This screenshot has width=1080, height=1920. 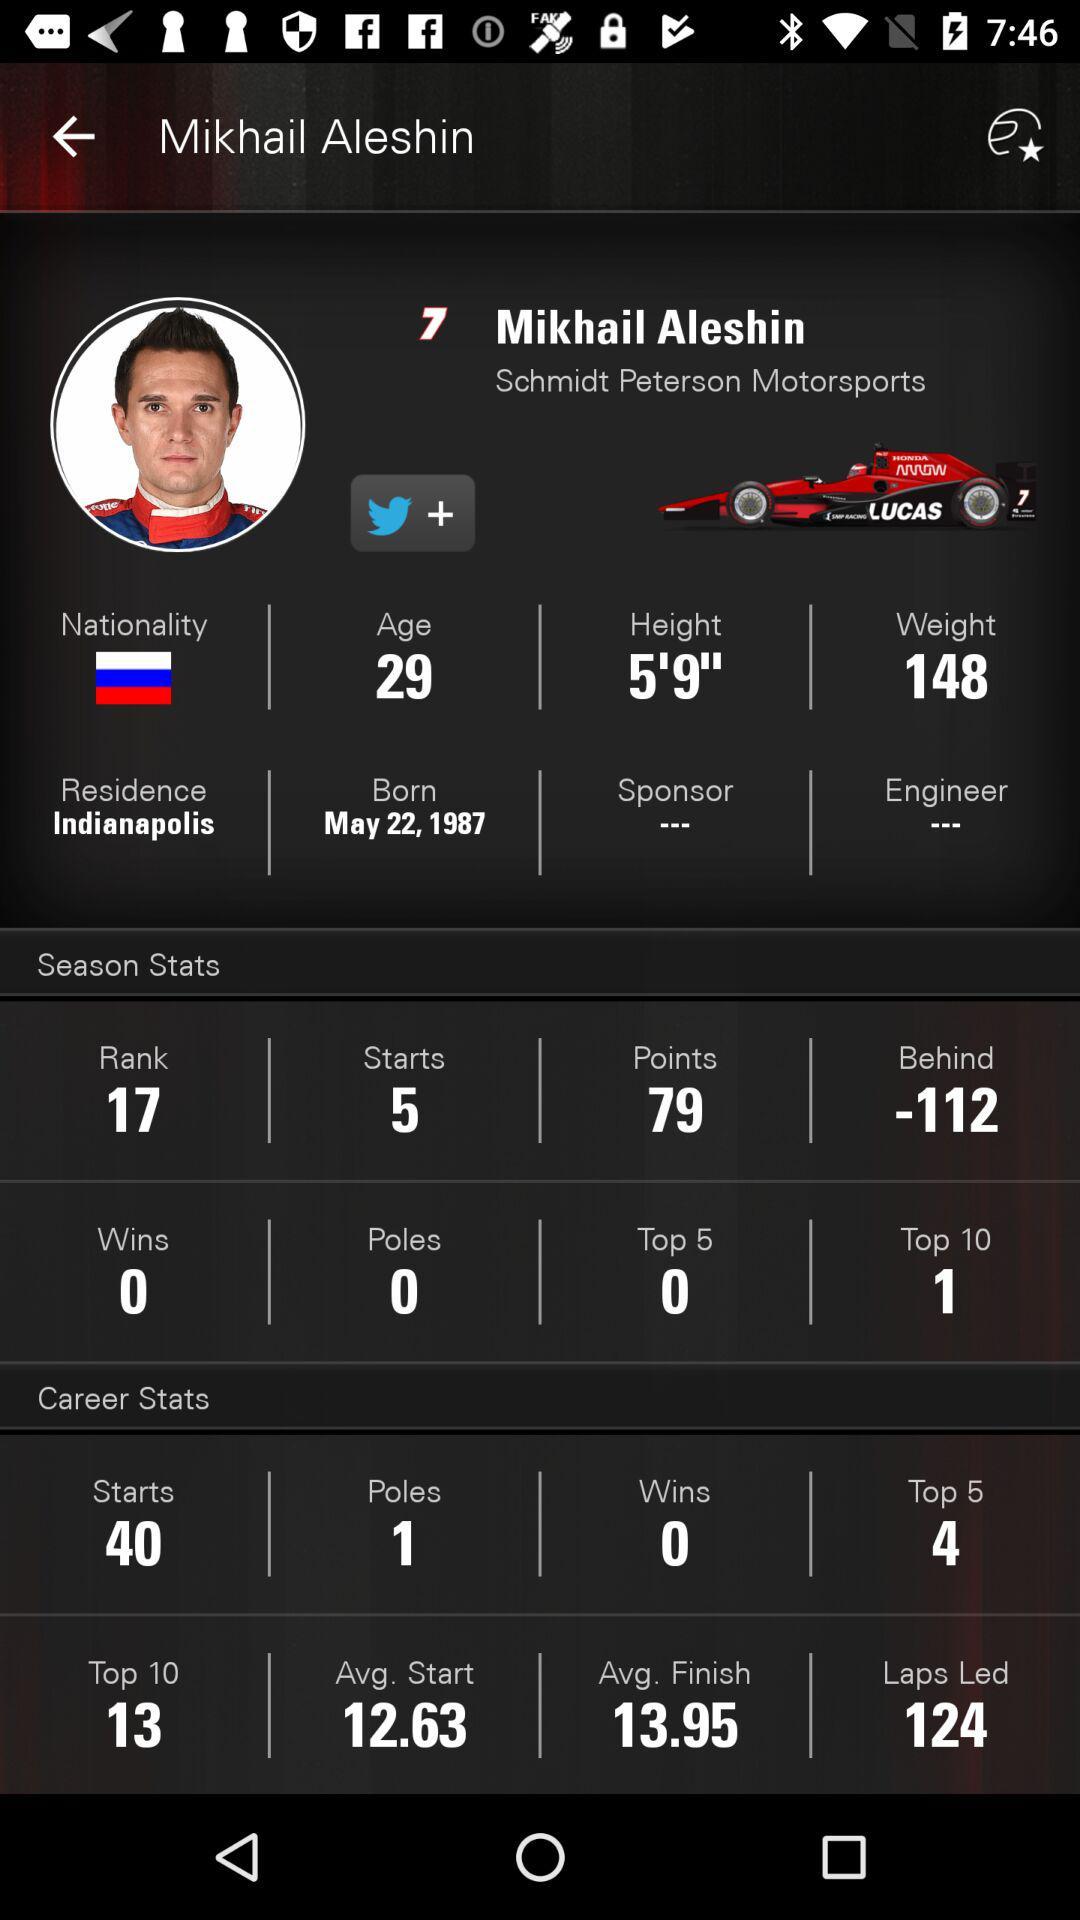 What do you see at coordinates (72, 135) in the screenshot?
I see `the item next to mikhail aleshin item` at bounding box center [72, 135].